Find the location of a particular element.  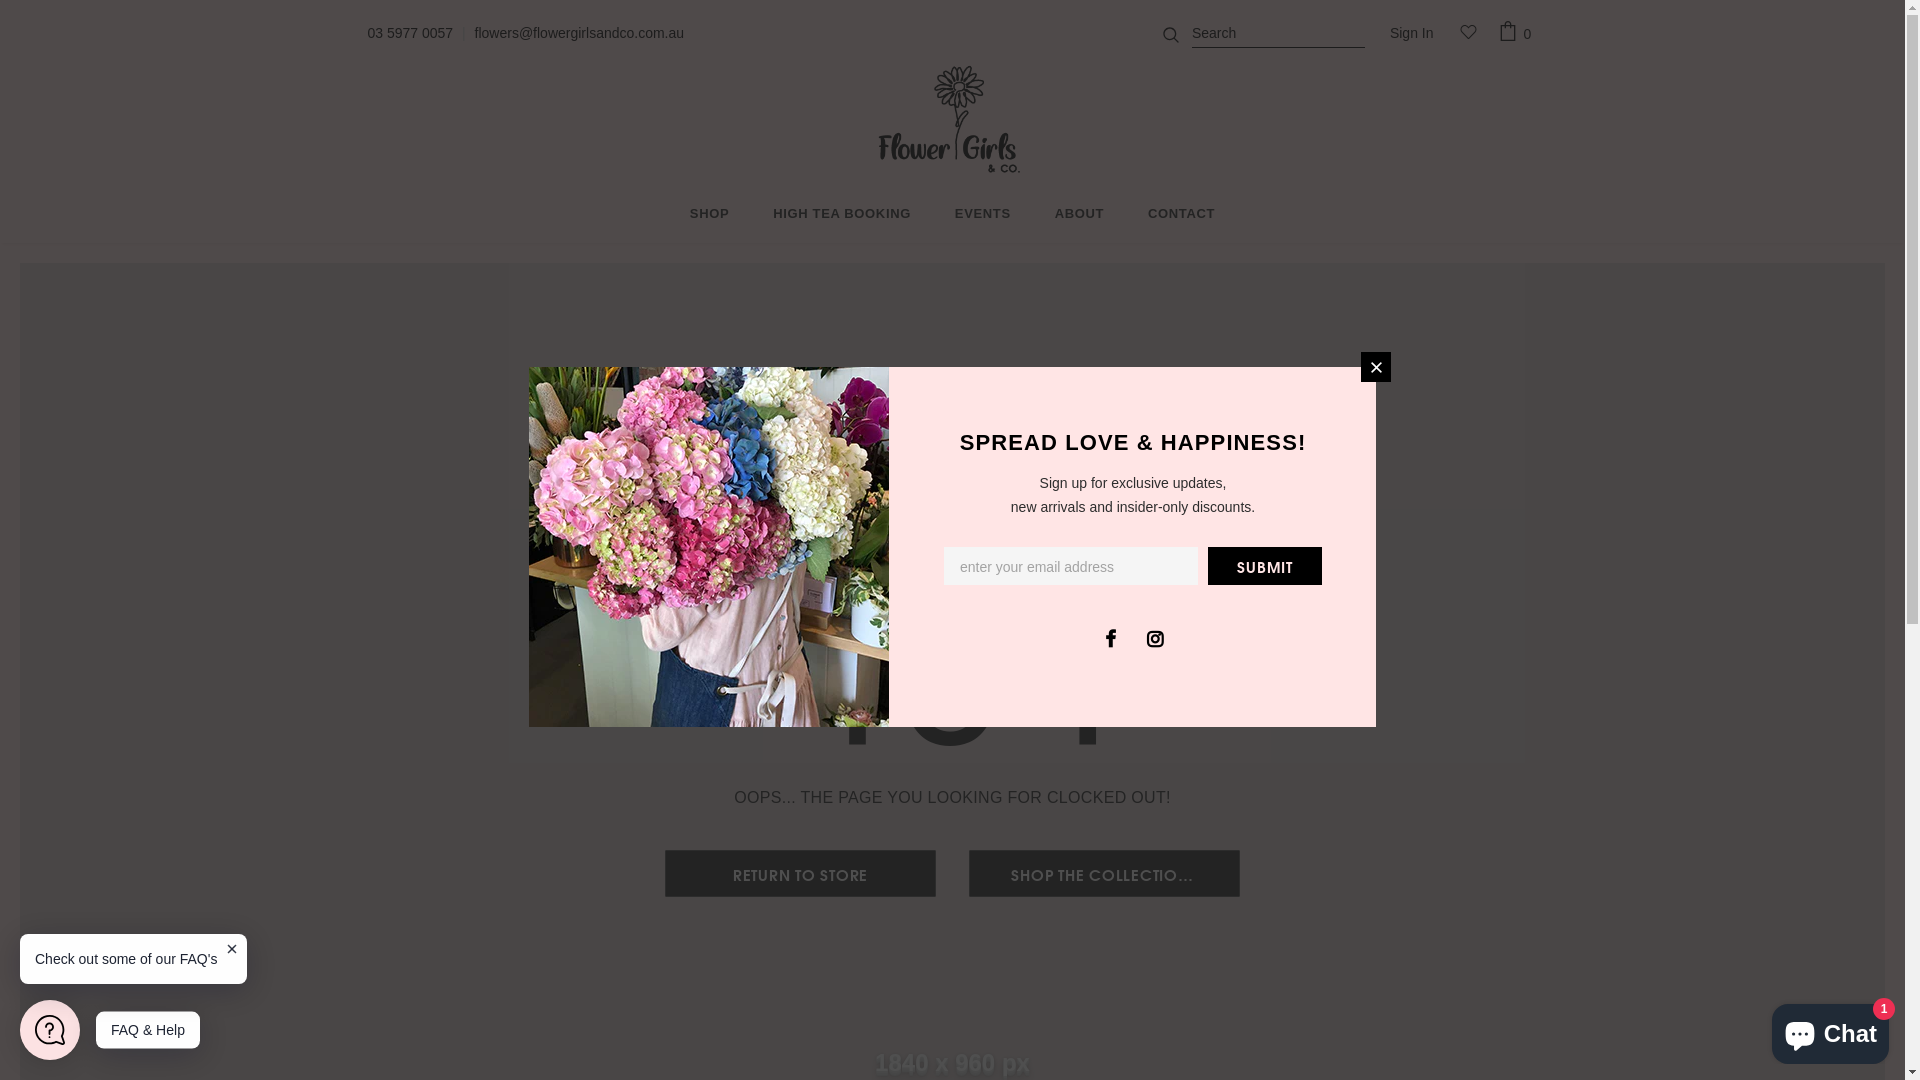

'HIGH TEA BOOKING' is located at coordinates (841, 216).